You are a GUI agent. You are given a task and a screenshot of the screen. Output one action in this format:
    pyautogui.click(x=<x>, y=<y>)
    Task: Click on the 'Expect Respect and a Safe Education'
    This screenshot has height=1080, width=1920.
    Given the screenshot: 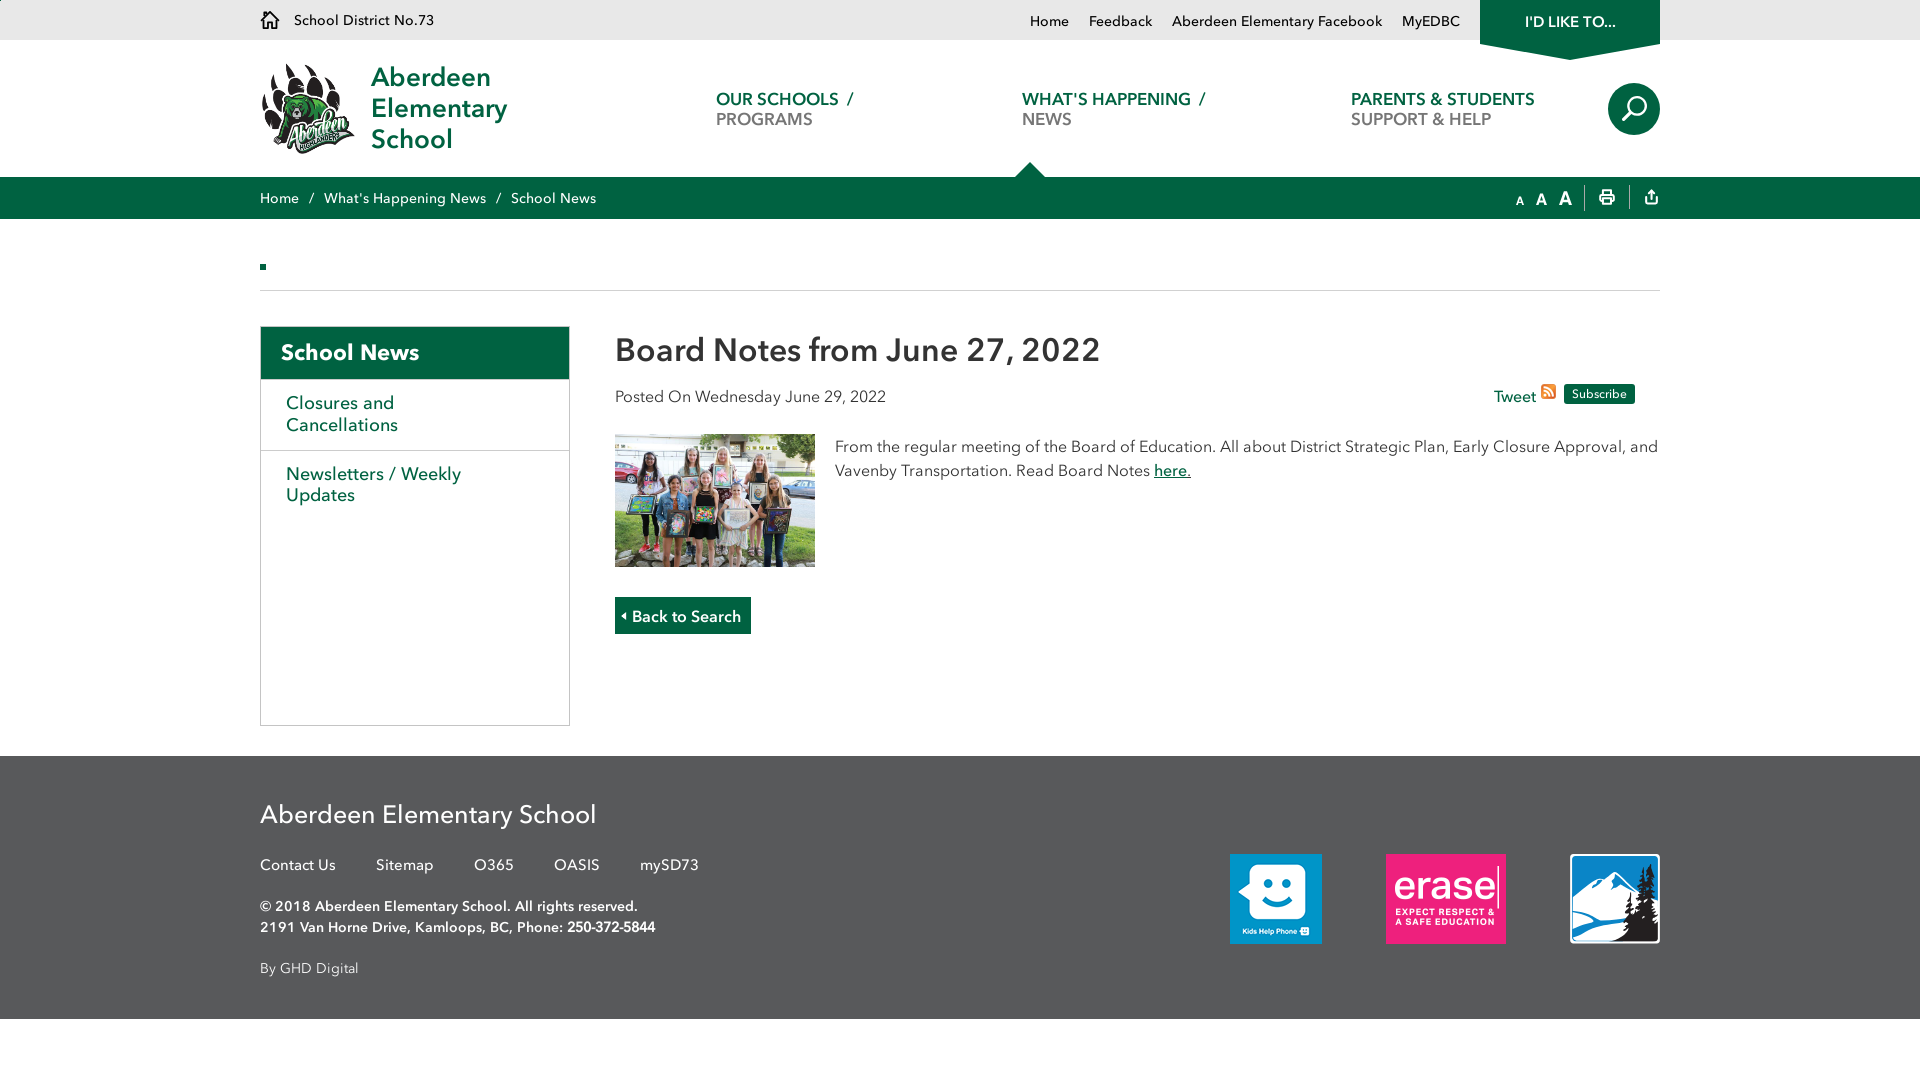 What is the action you would take?
    pyautogui.click(x=1445, y=897)
    